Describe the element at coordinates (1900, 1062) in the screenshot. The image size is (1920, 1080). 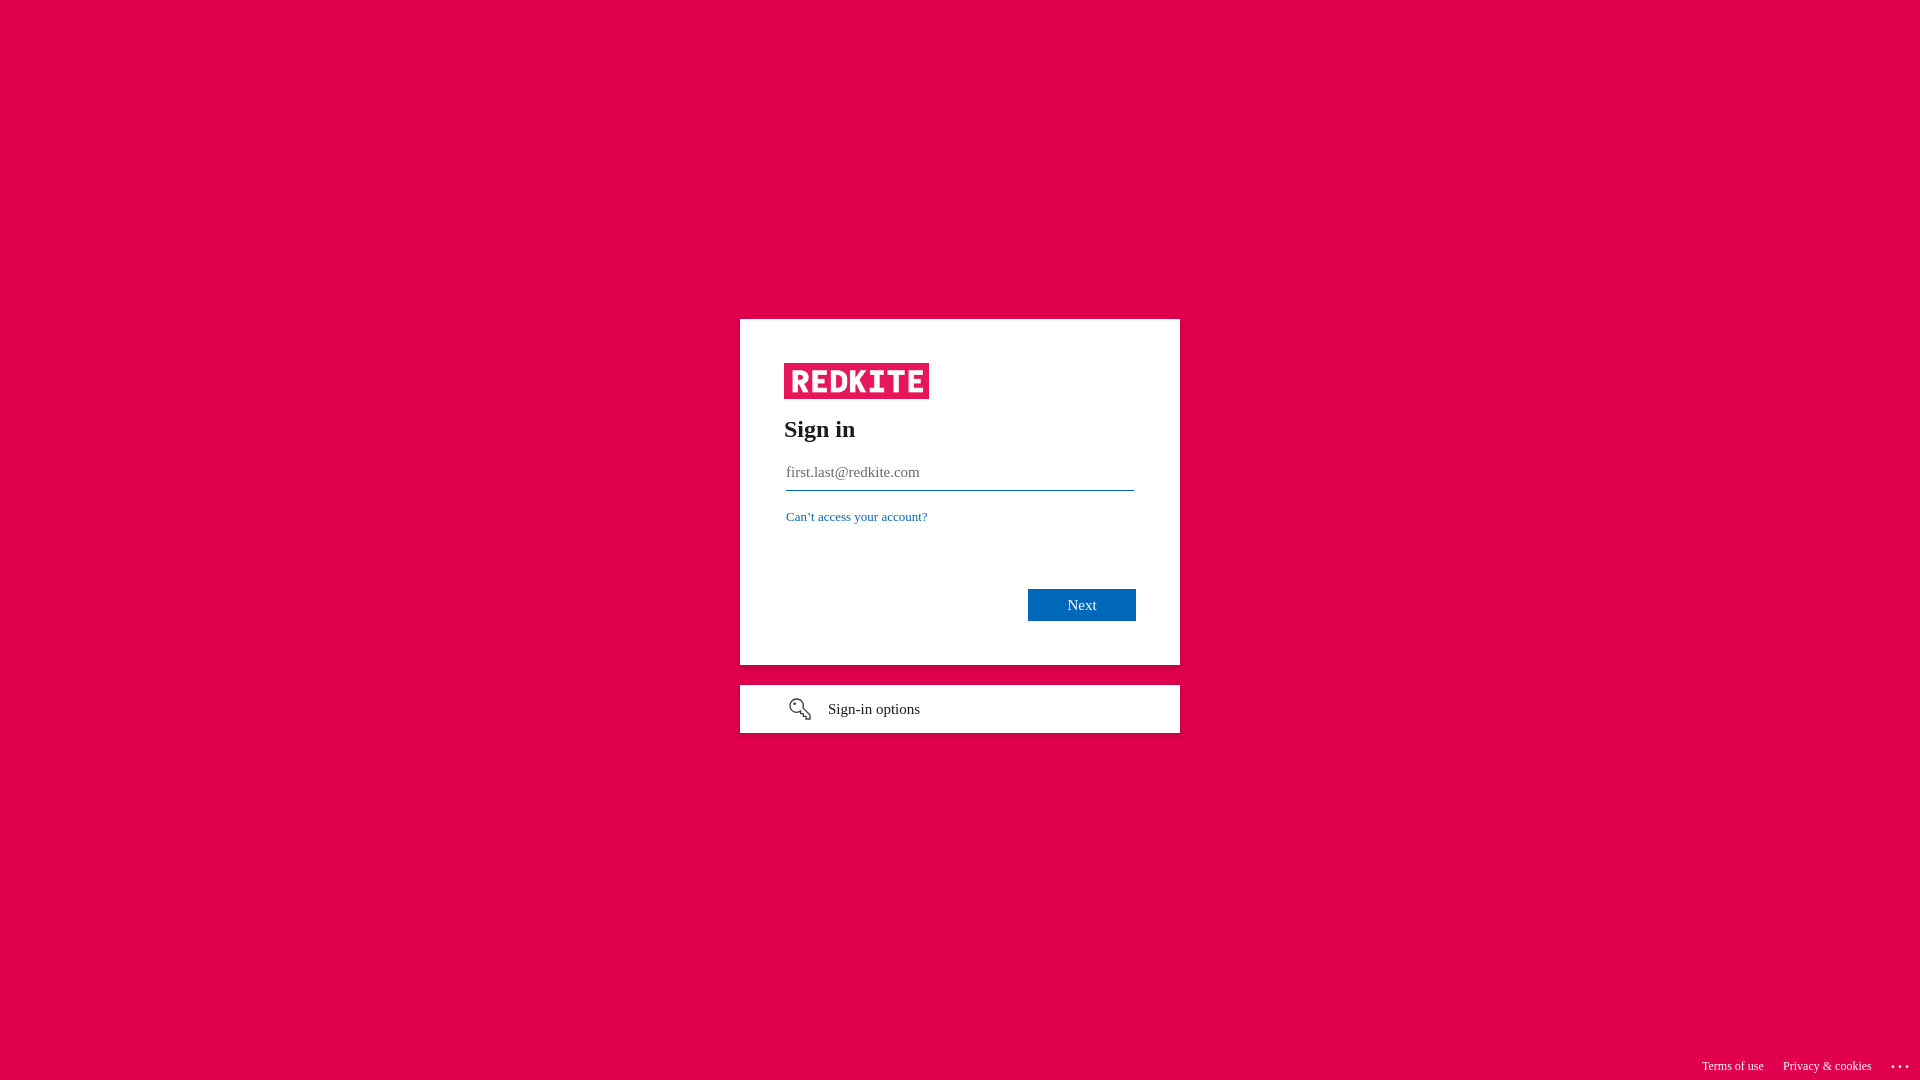
I see `'...'` at that location.